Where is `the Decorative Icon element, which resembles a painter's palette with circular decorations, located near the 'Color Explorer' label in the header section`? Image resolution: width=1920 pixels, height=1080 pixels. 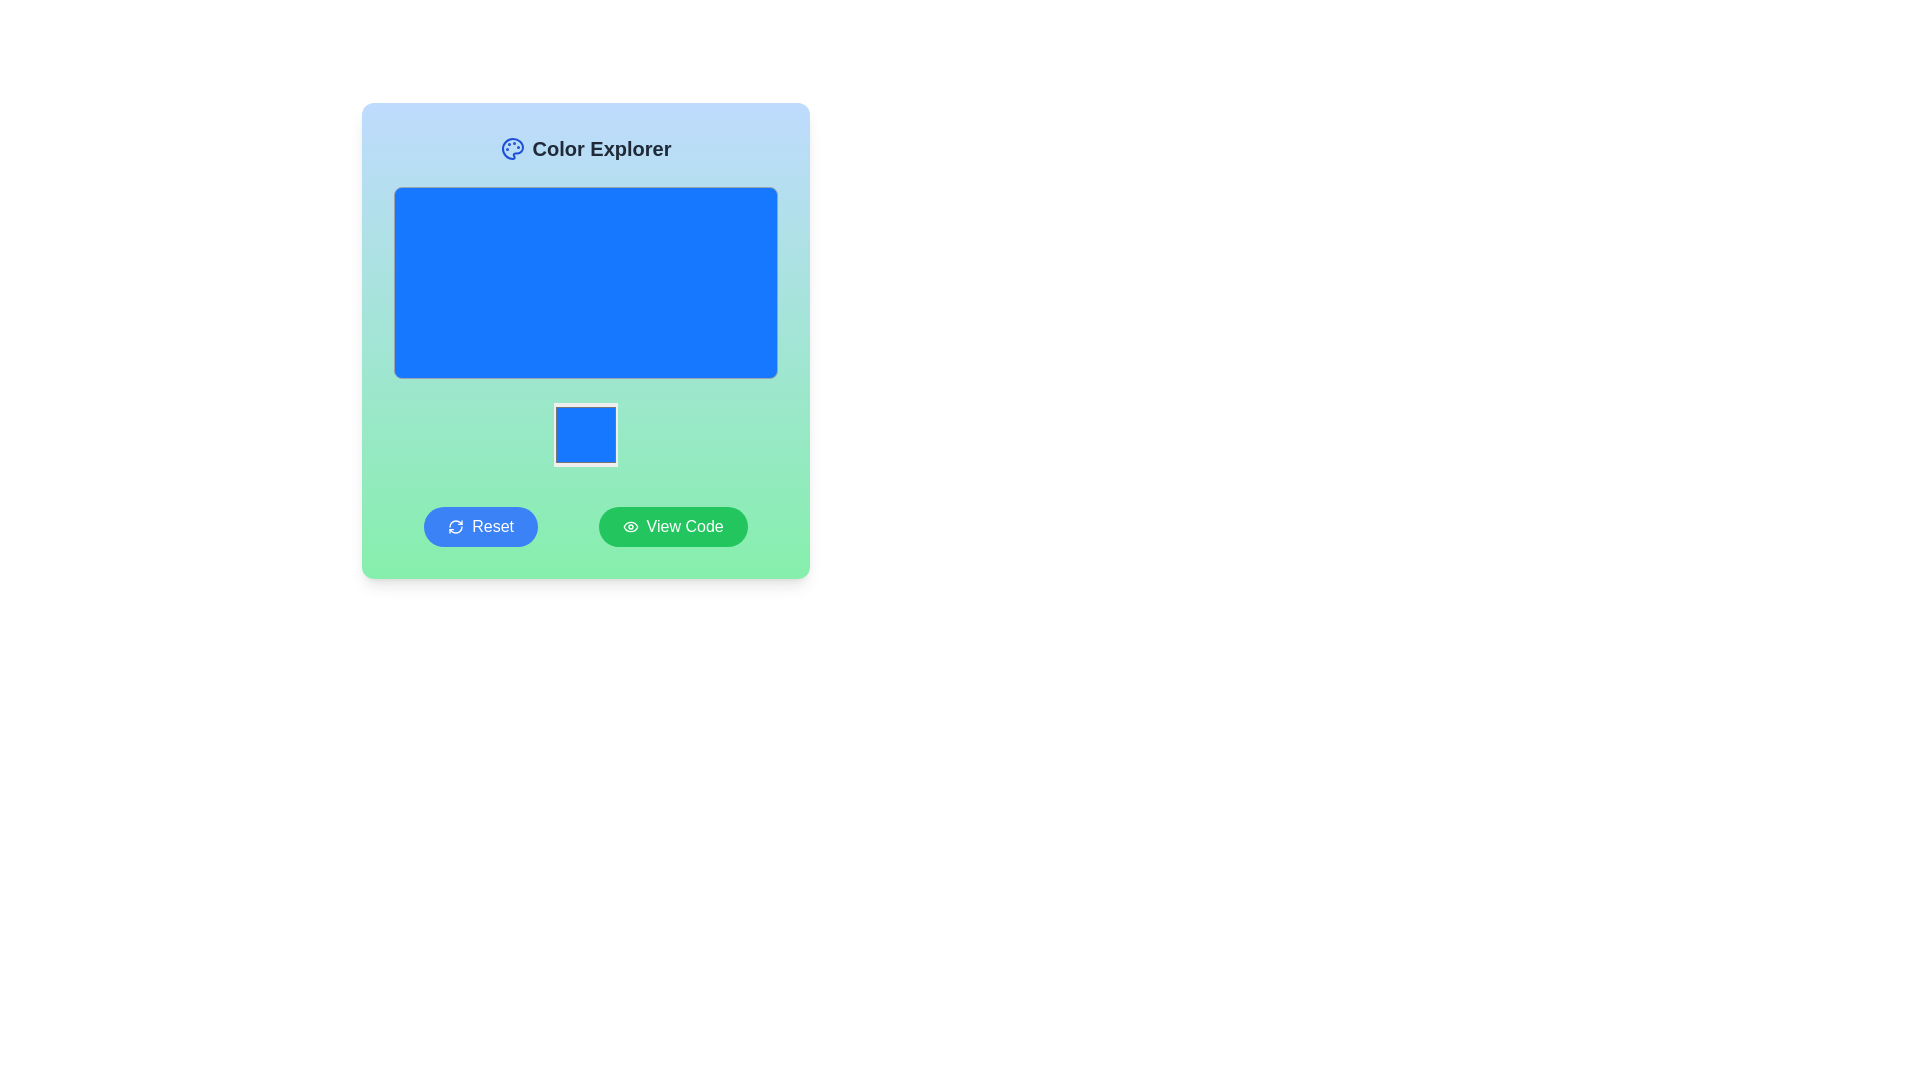 the Decorative Icon element, which resembles a painter's palette with circular decorations, located near the 'Color Explorer' label in the header section is located at coordinates (512, 148).